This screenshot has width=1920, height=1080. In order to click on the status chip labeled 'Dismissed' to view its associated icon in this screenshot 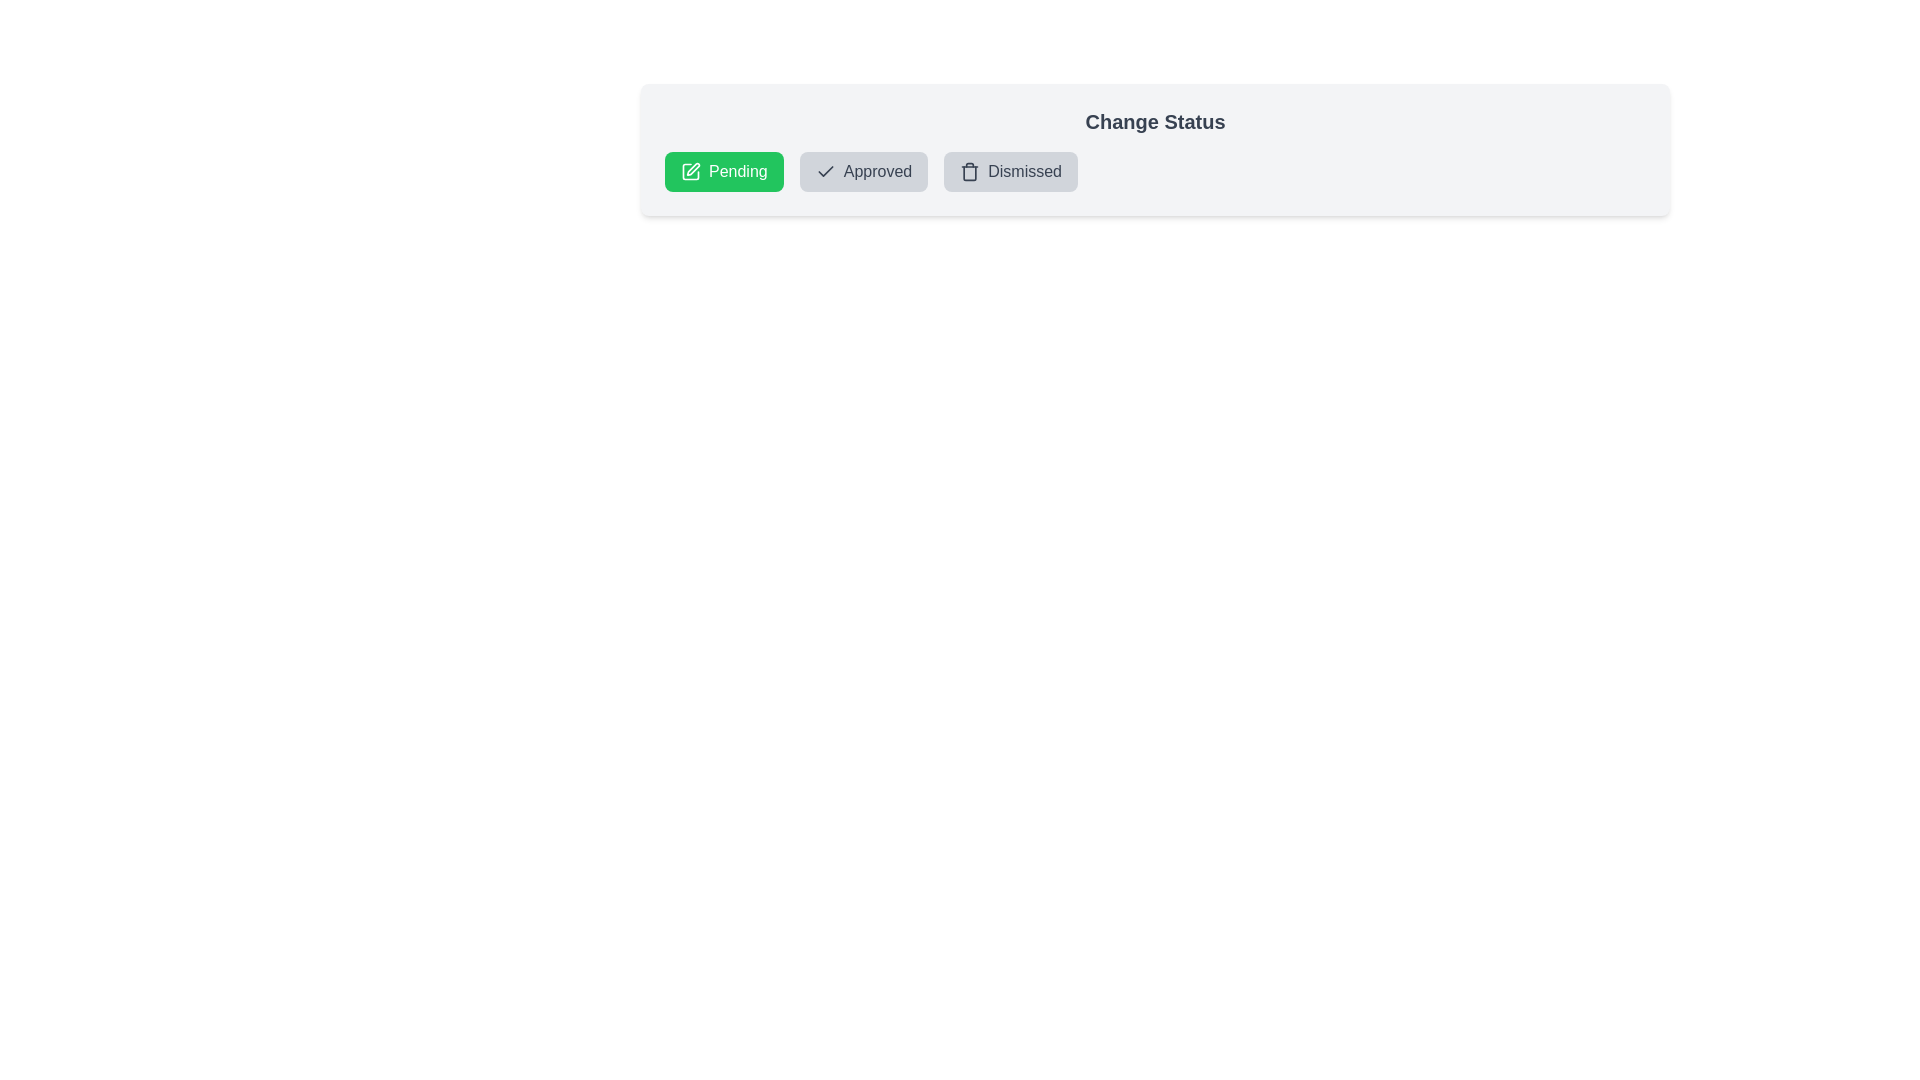, I will do `click(1011, 171)`.